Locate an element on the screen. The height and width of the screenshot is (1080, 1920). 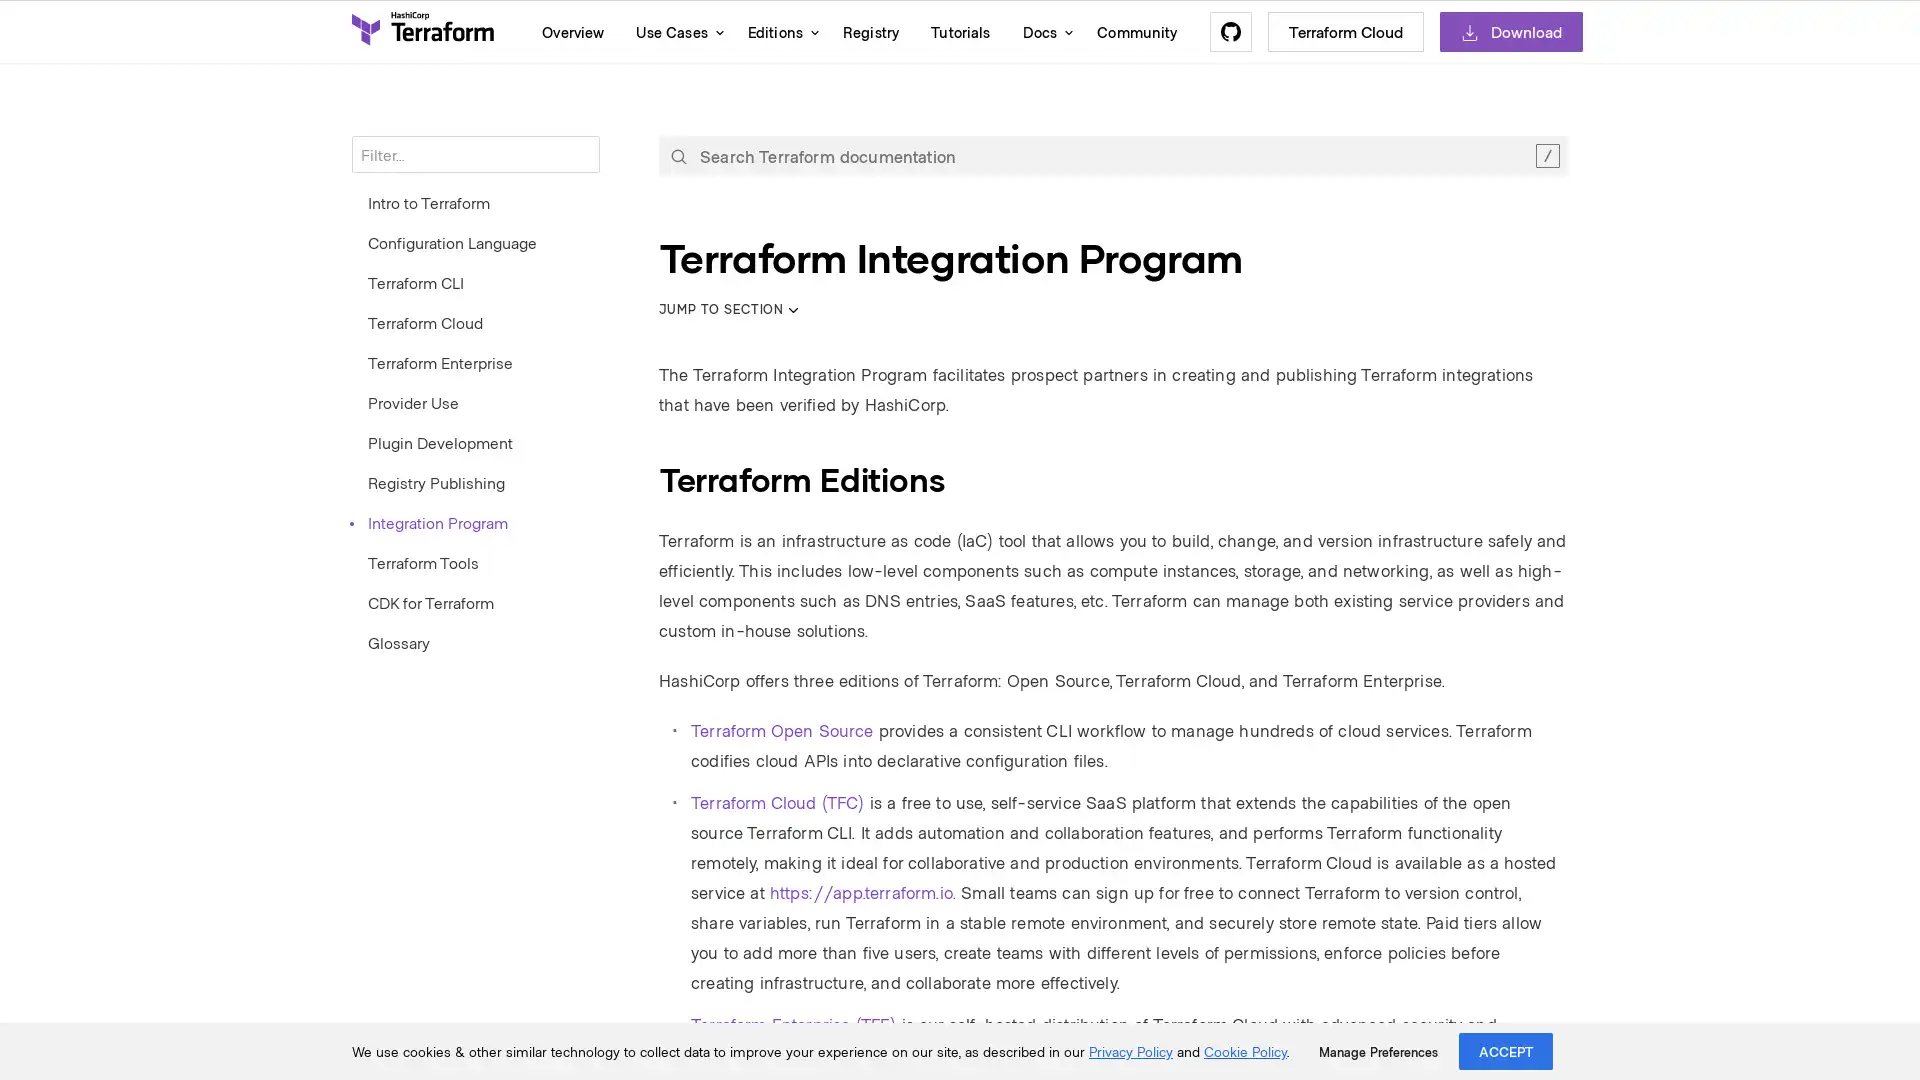
Editions is located at coordinates (777, 31).